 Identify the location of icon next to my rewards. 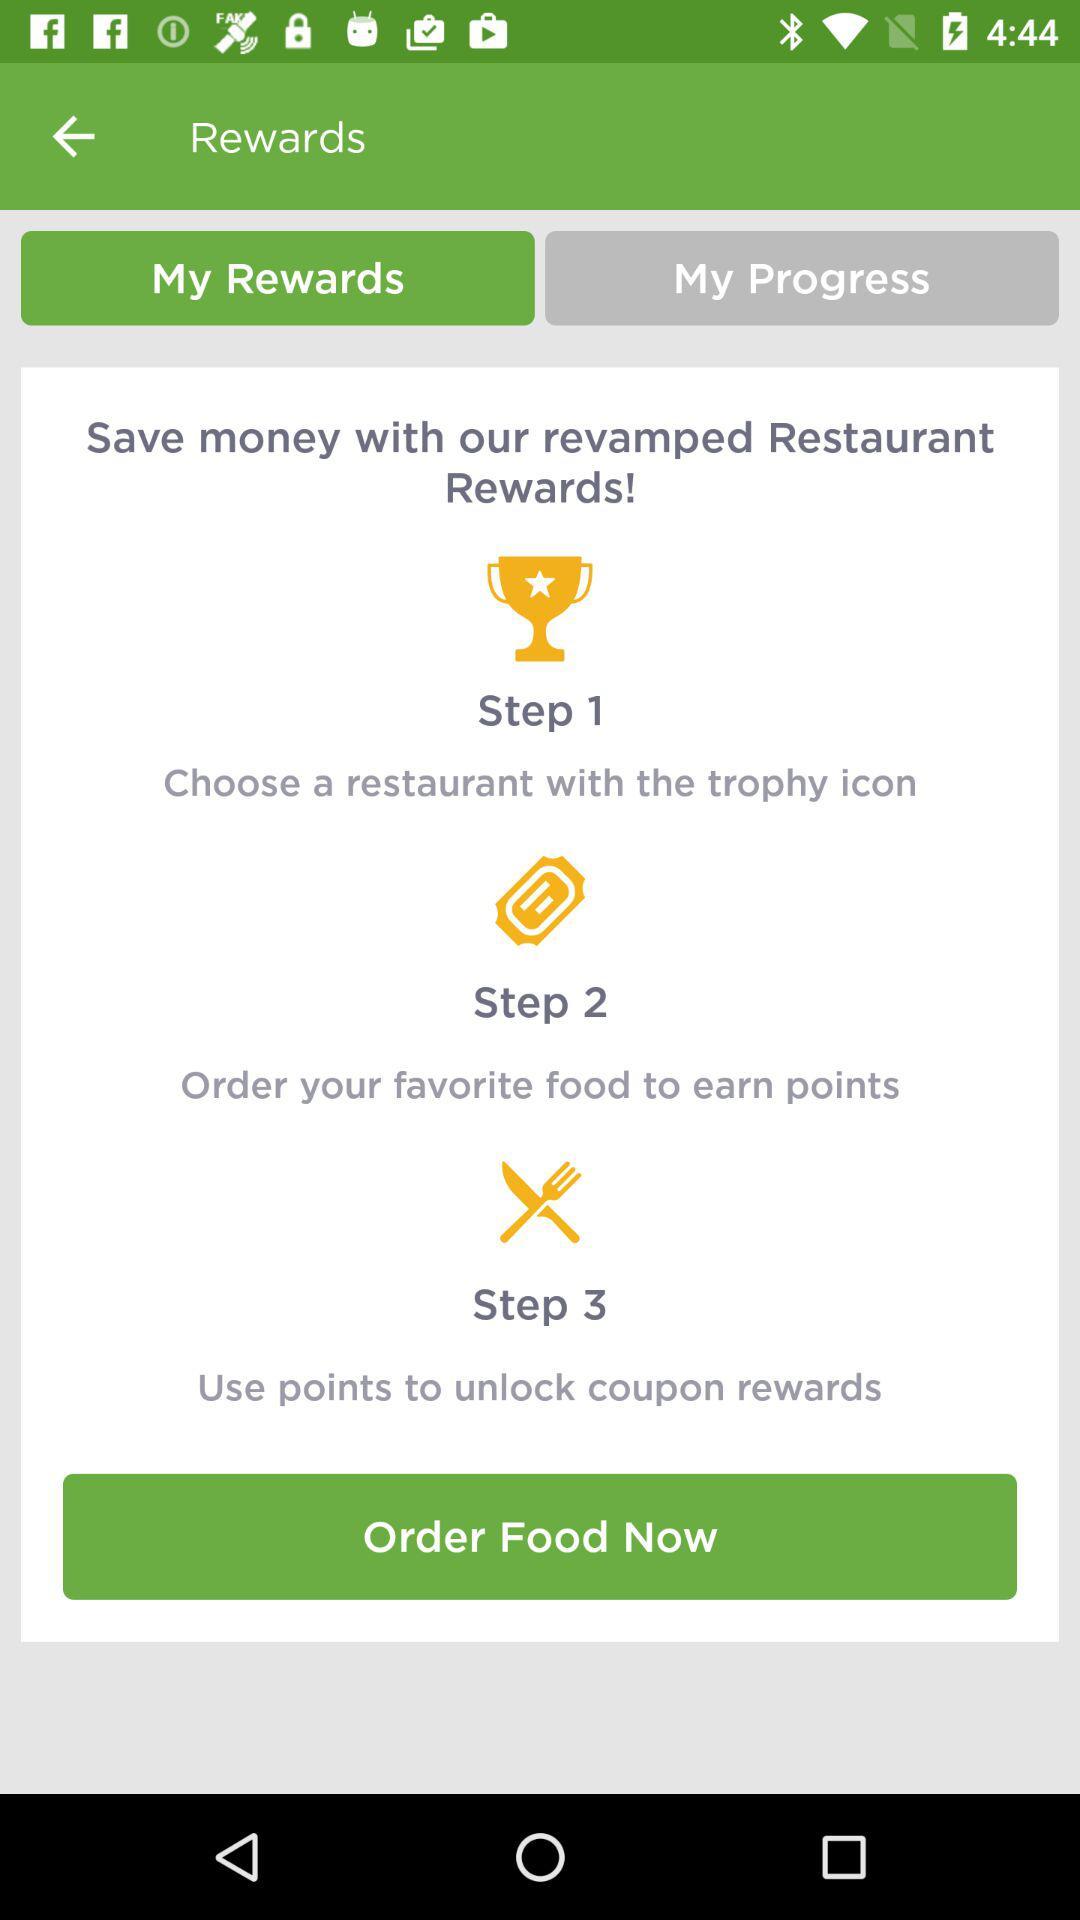
(801, 277).